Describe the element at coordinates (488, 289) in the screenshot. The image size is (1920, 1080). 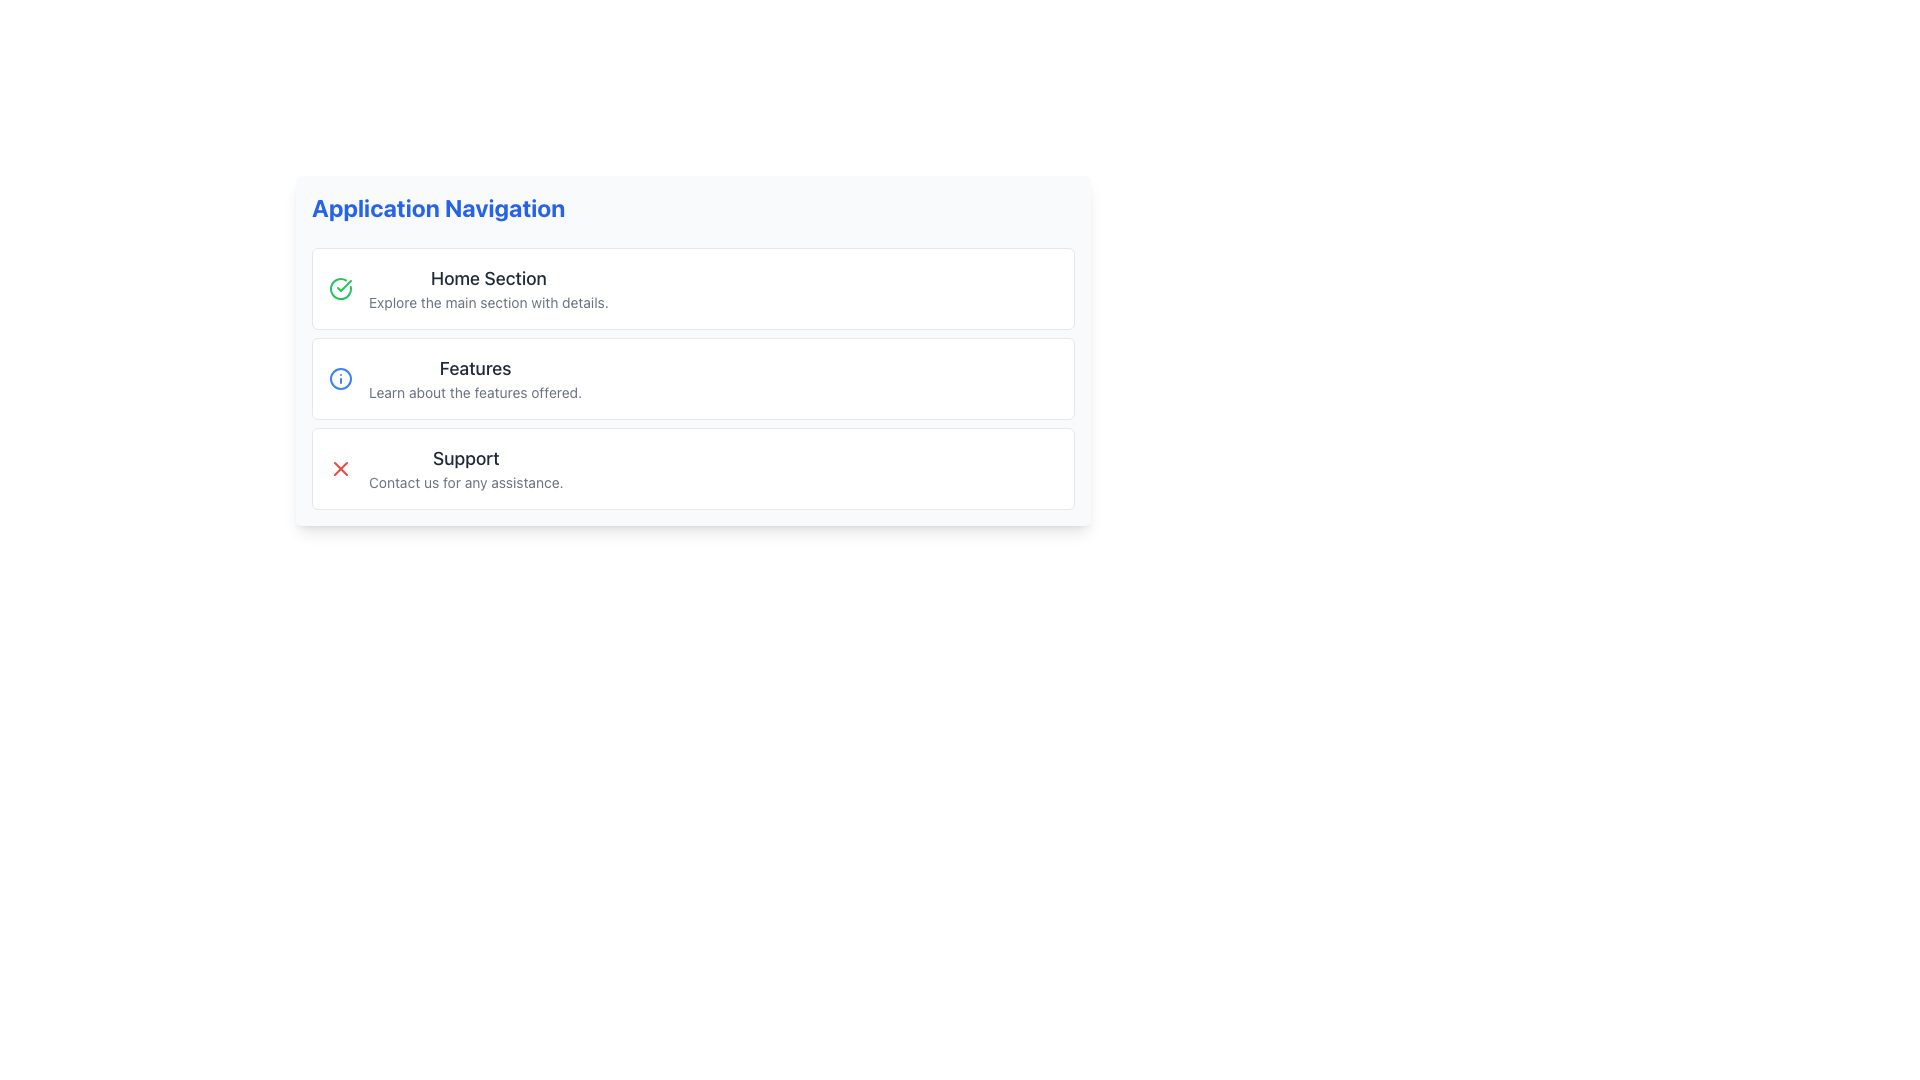
I see `descriptive text located just beneath the 'Application Navigation' title, which provides context for the hyperlink heading` at that location.